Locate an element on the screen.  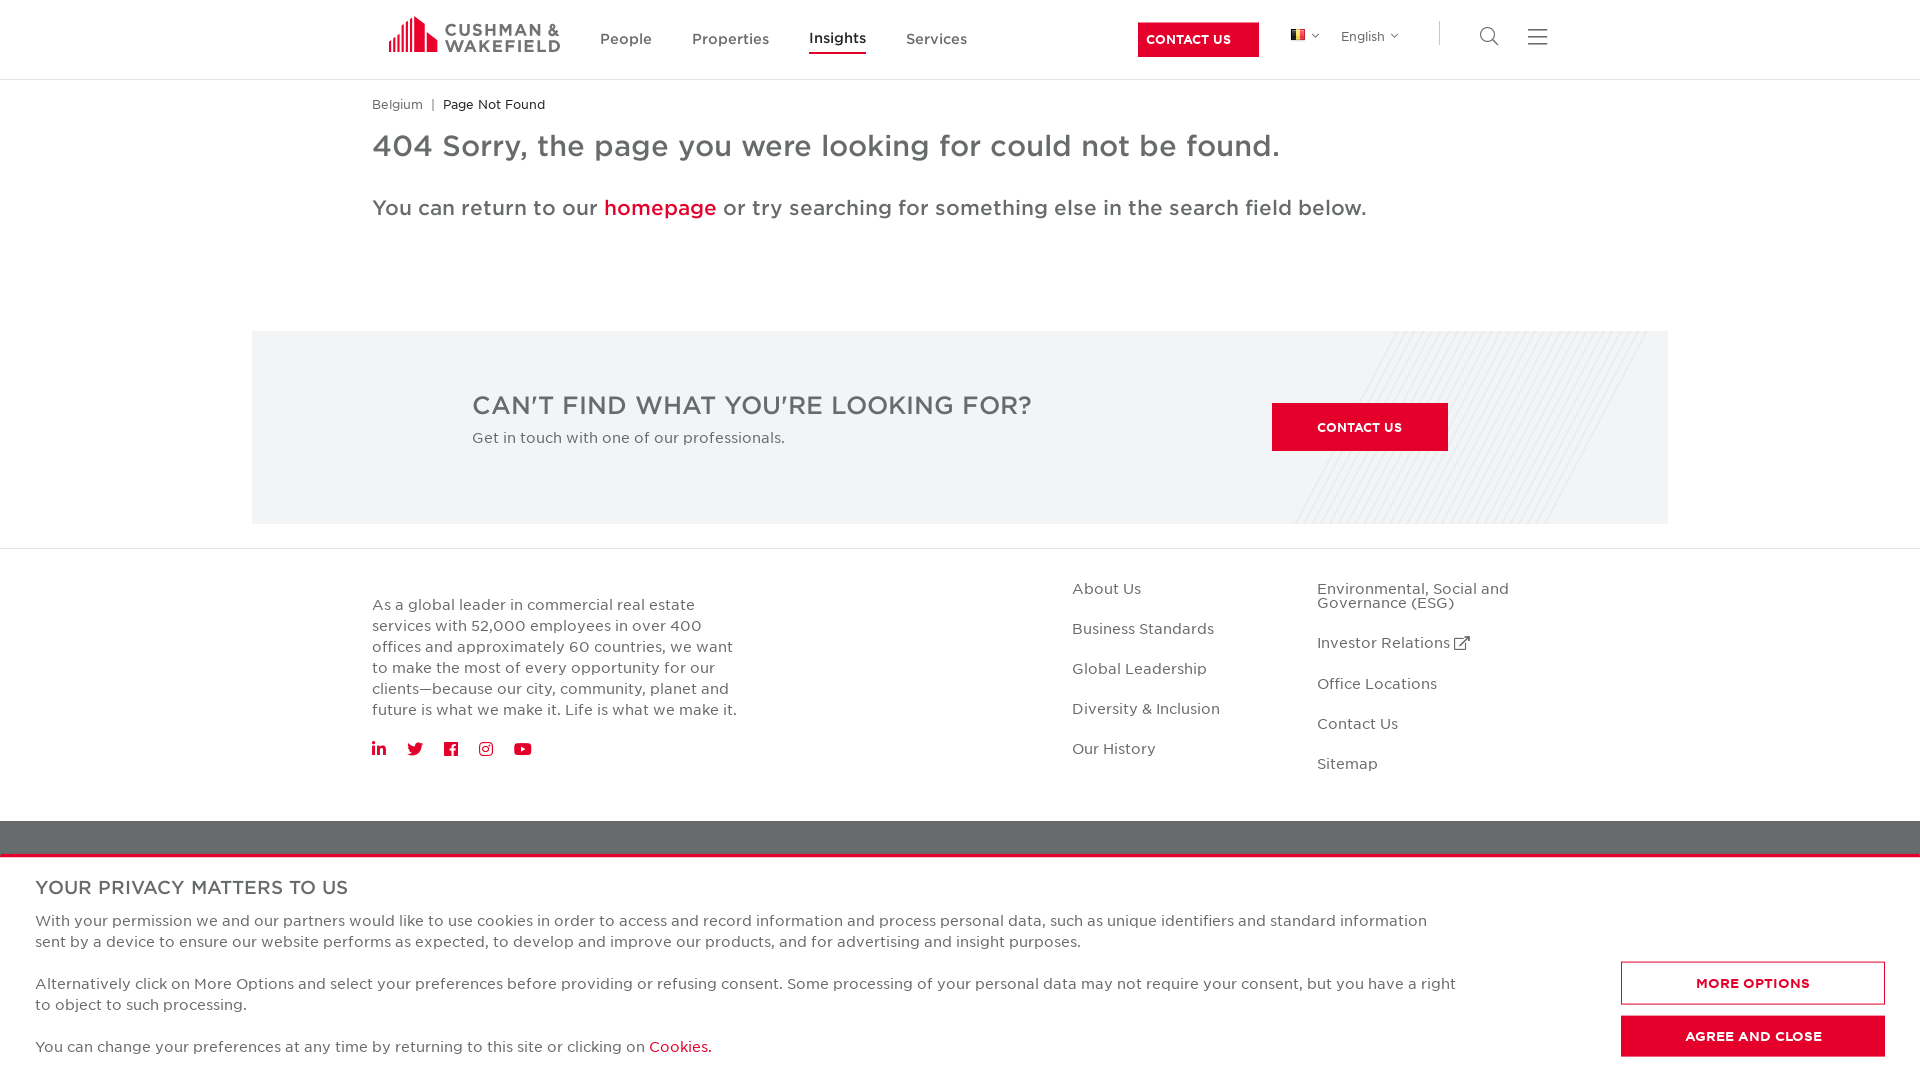
'Investor Relations is located at coordinates (1392, 641).